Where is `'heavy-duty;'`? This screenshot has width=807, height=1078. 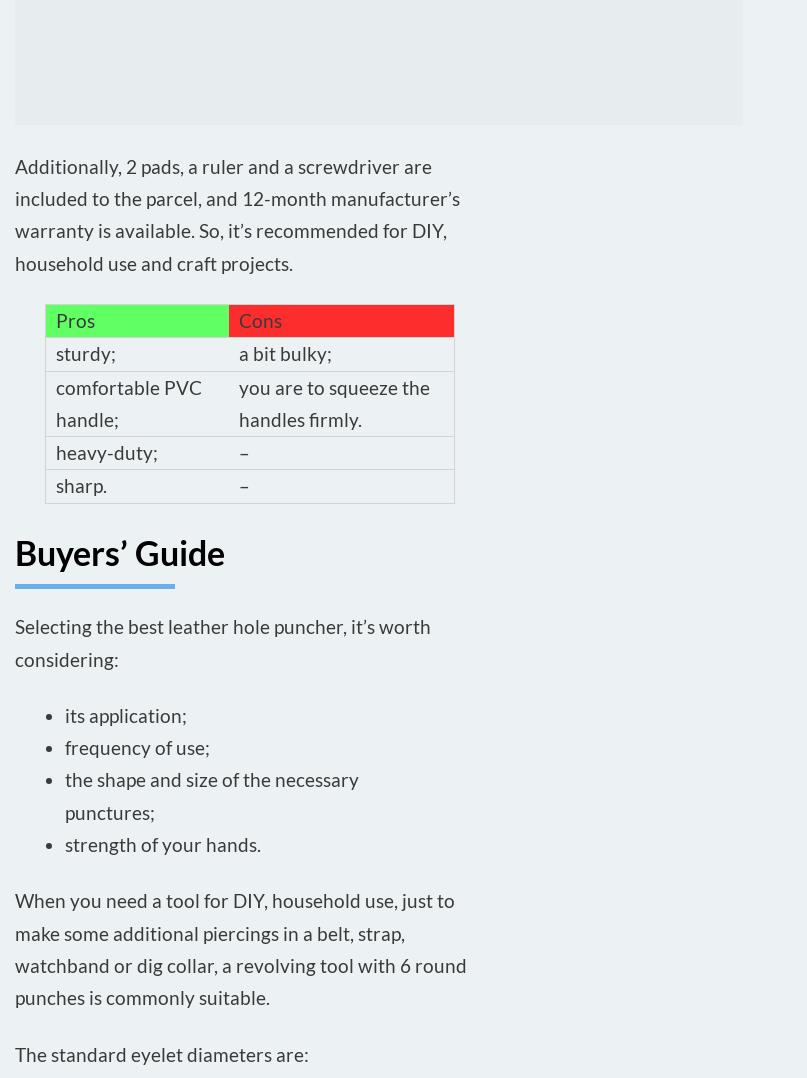
'heavy-duty;' is located at coordinates (106, 452).